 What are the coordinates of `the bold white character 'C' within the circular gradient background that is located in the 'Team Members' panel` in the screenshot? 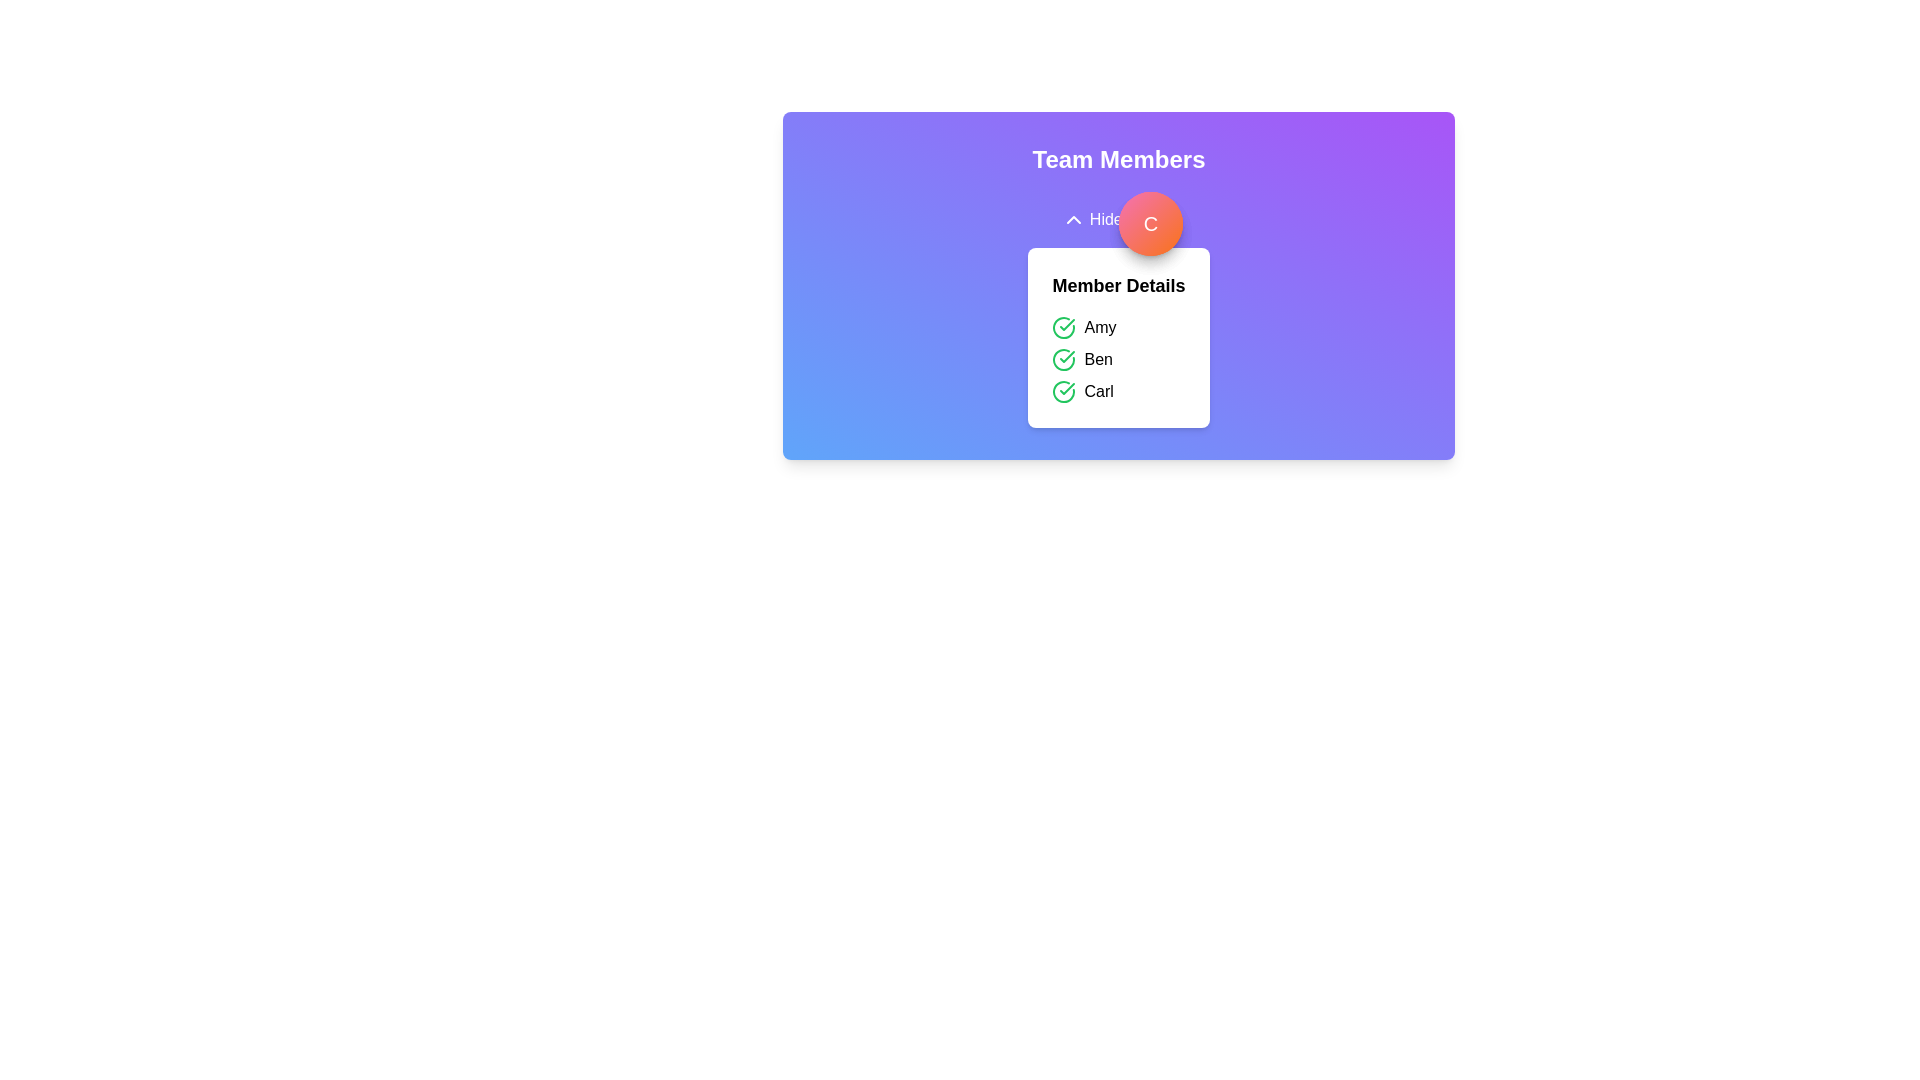 It's located at (1151, 223).